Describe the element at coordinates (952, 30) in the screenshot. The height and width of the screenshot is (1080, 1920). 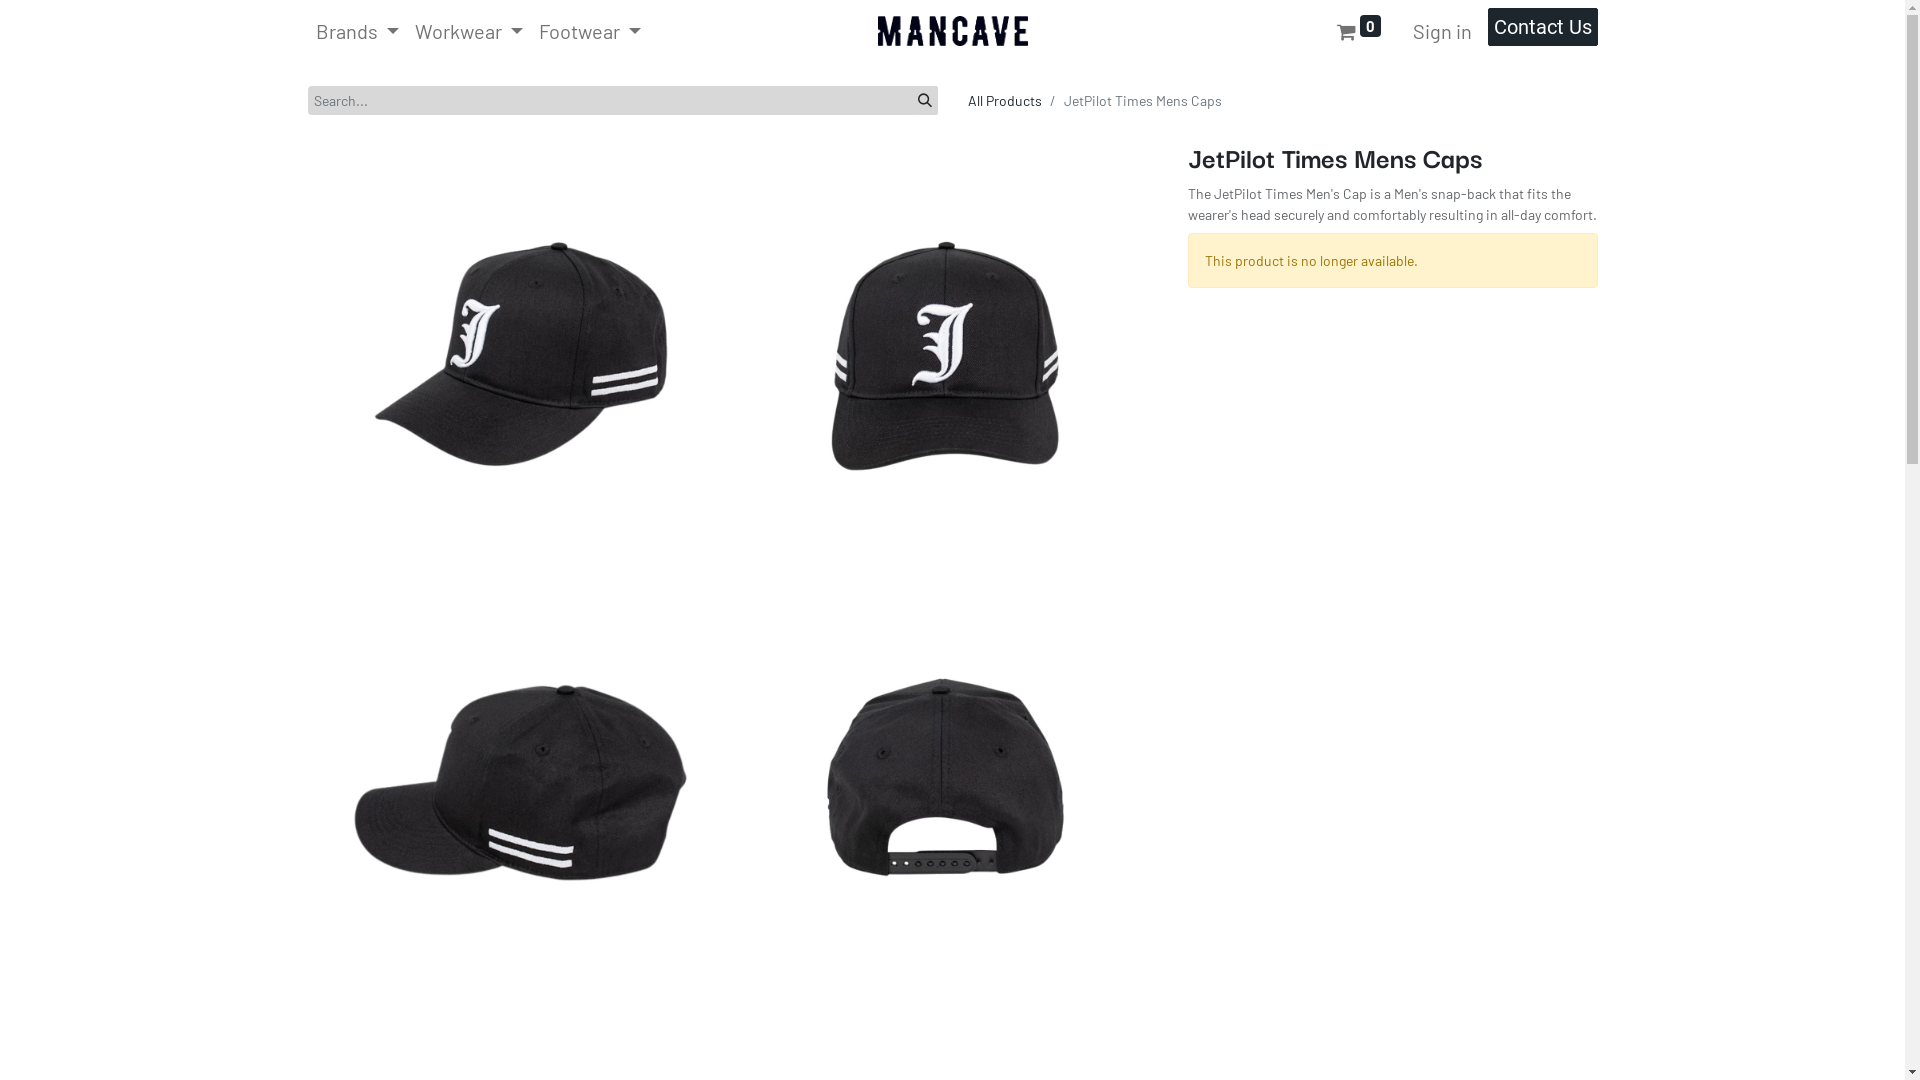
I see `'Man Cave Workwear'` at that location.